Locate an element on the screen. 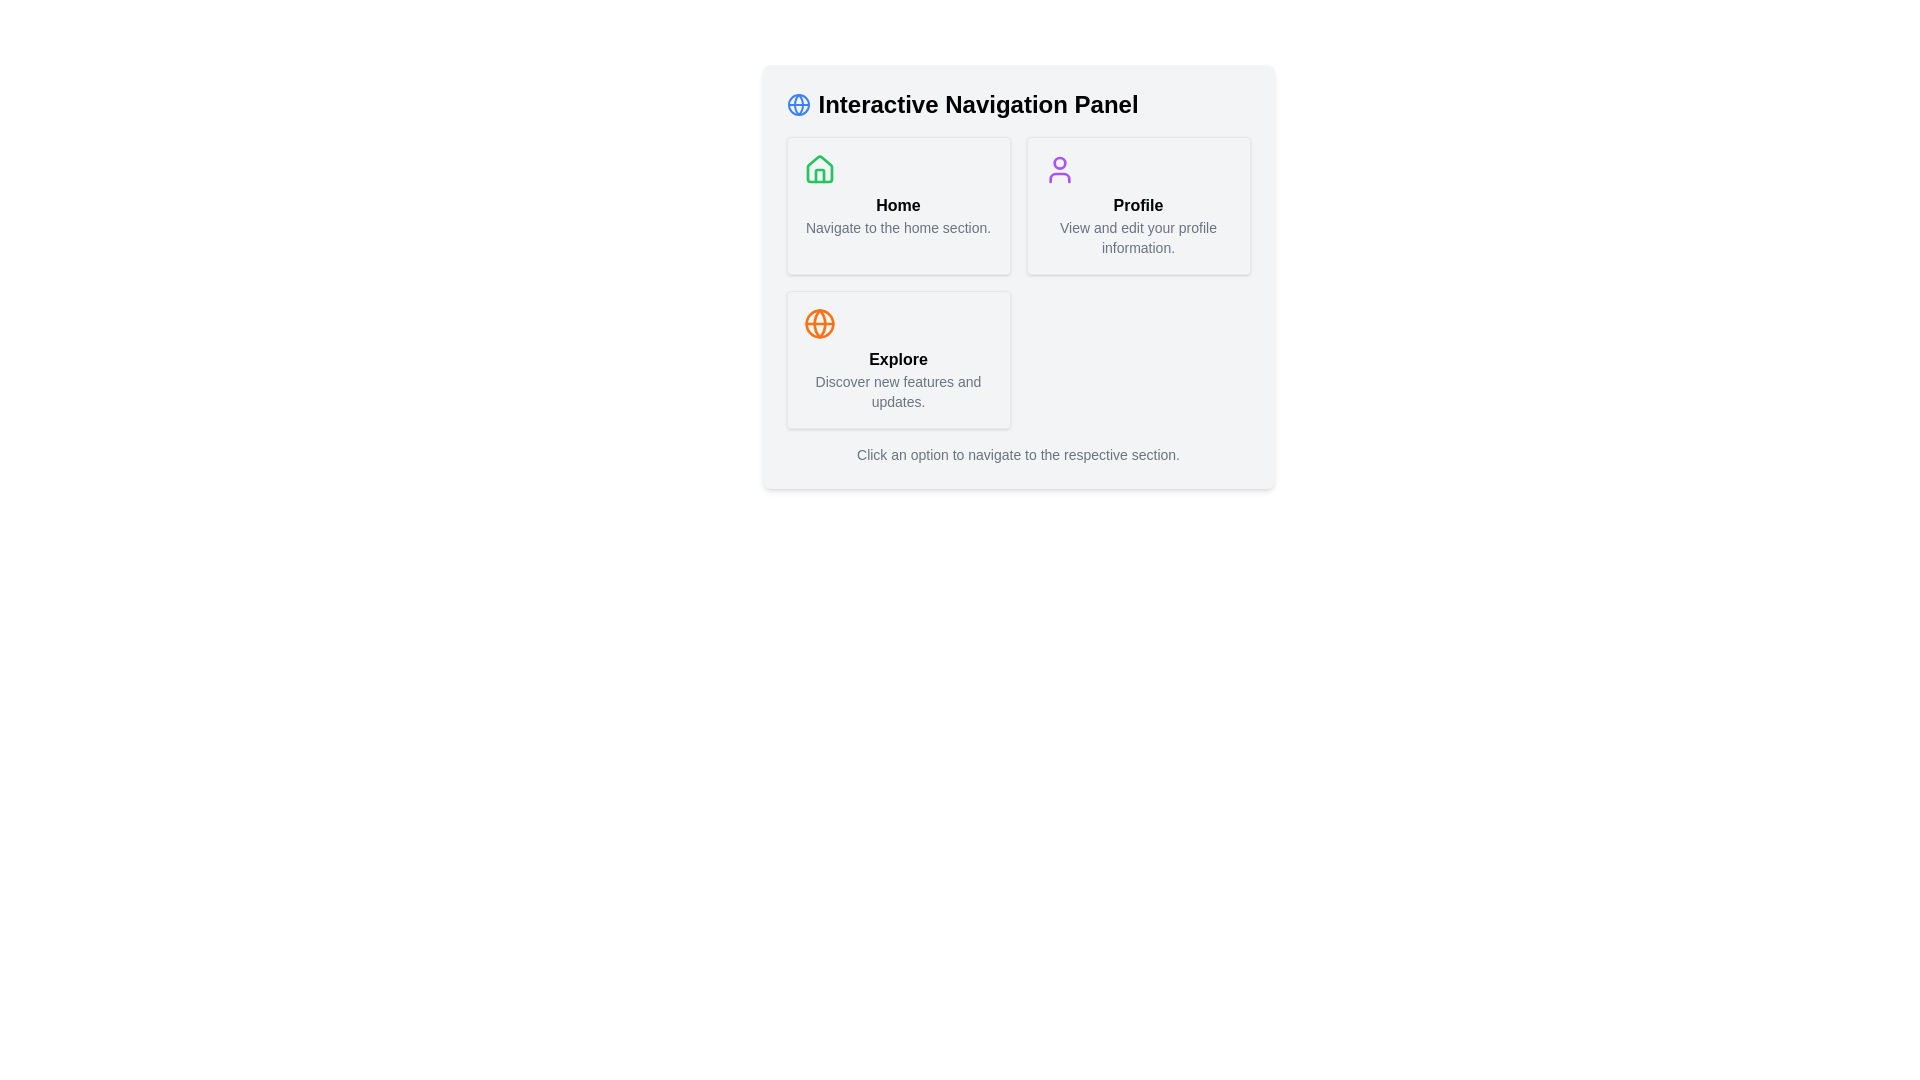 The height and width of the screenshot is (1080, 1920). descriptive text label 'Navigate to the home section.' located under the 'Home' title in the interactive card is located at coordinates (897, 226).